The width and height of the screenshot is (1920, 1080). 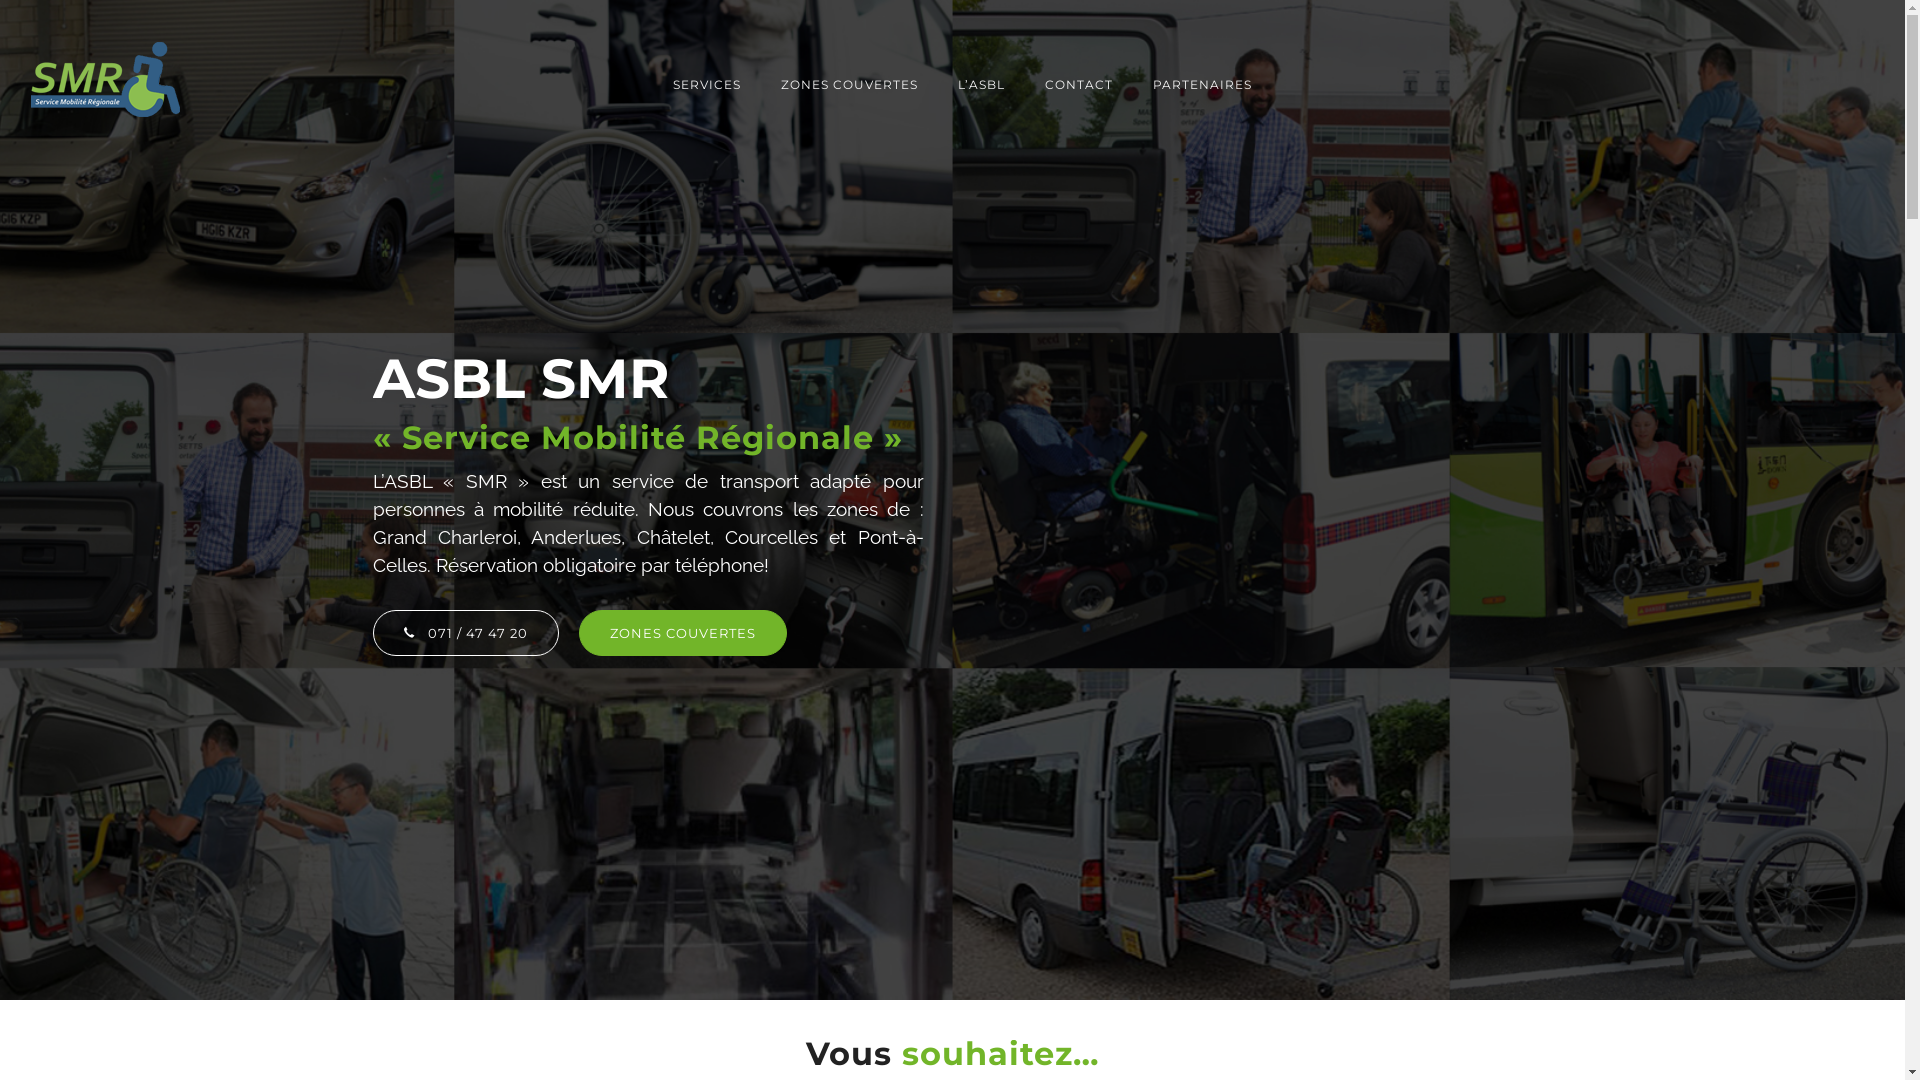 What do you see at coordinates (1192, 83) in the screenshot?
I see `'PARTENAIRES'` at bounding box center [1192, 83].